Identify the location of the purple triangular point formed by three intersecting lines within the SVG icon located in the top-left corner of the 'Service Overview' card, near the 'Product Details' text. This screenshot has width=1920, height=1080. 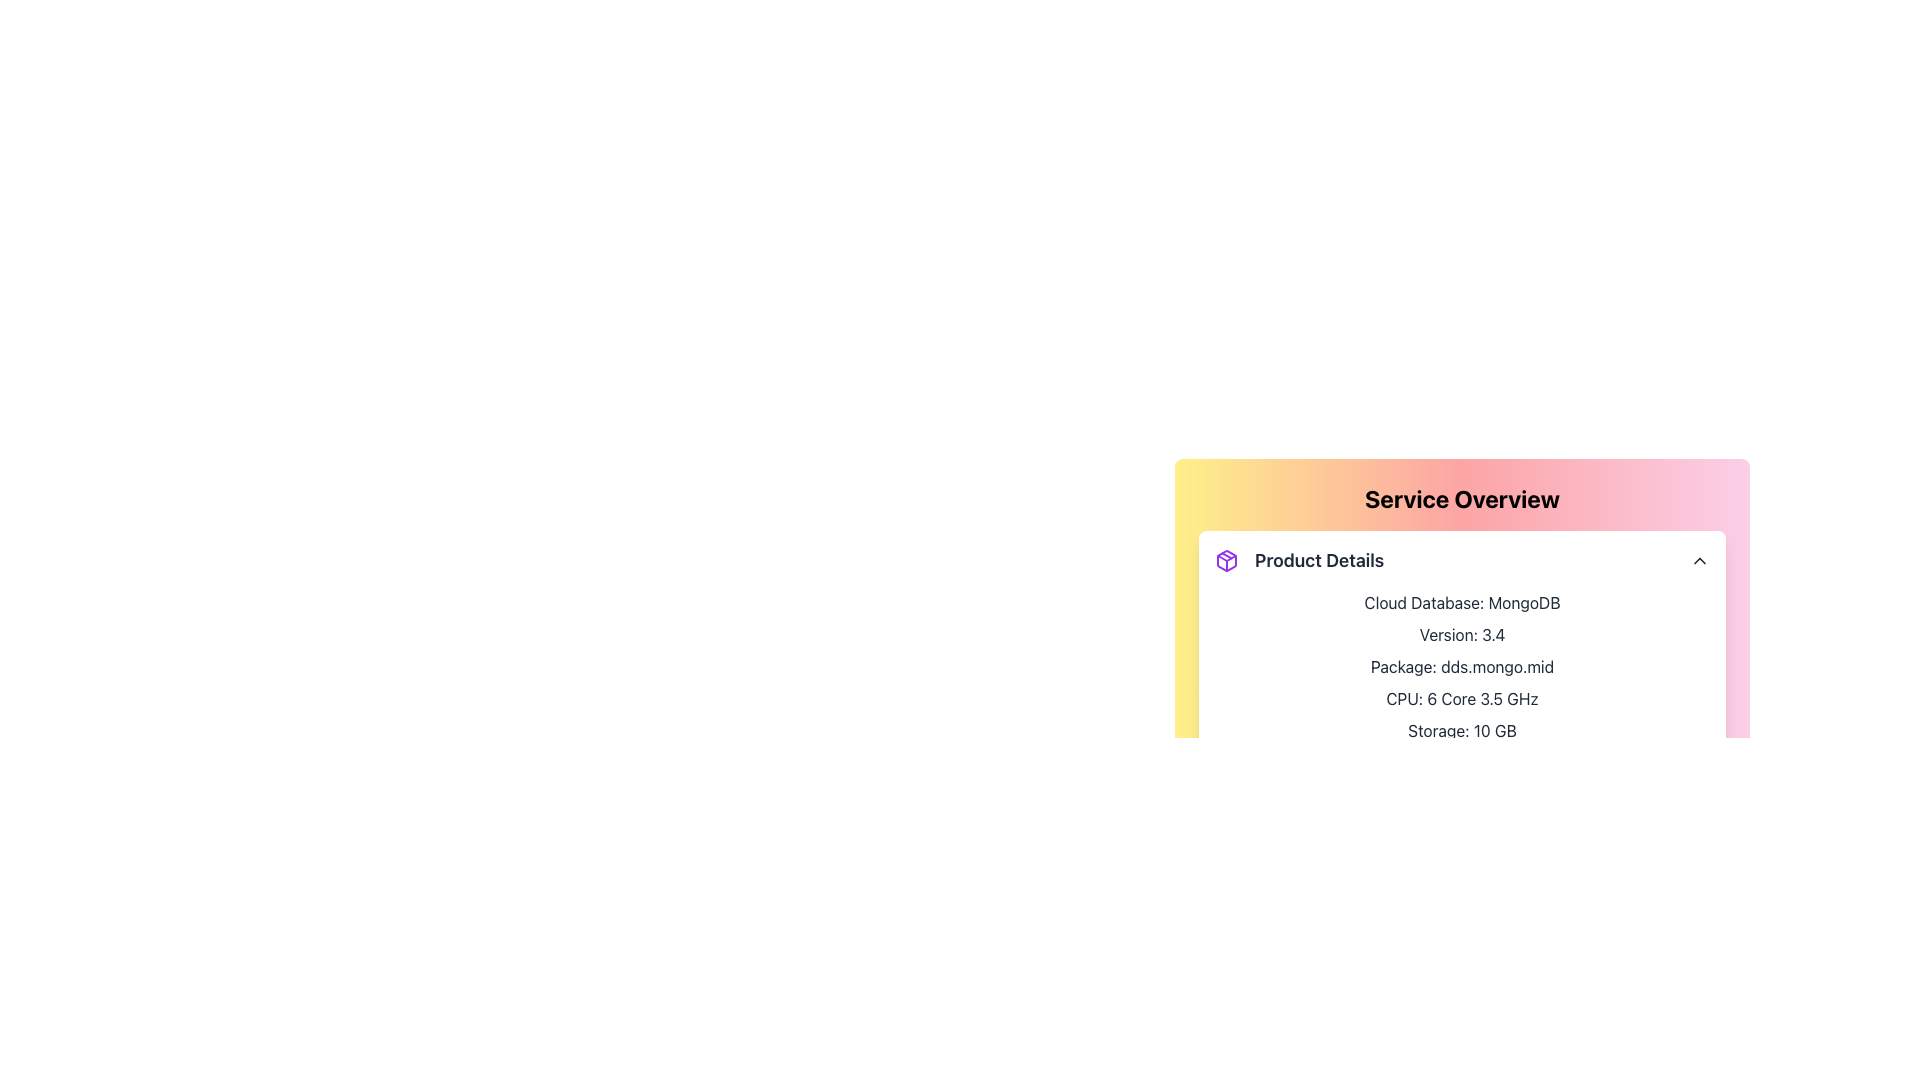
(1226, 558).